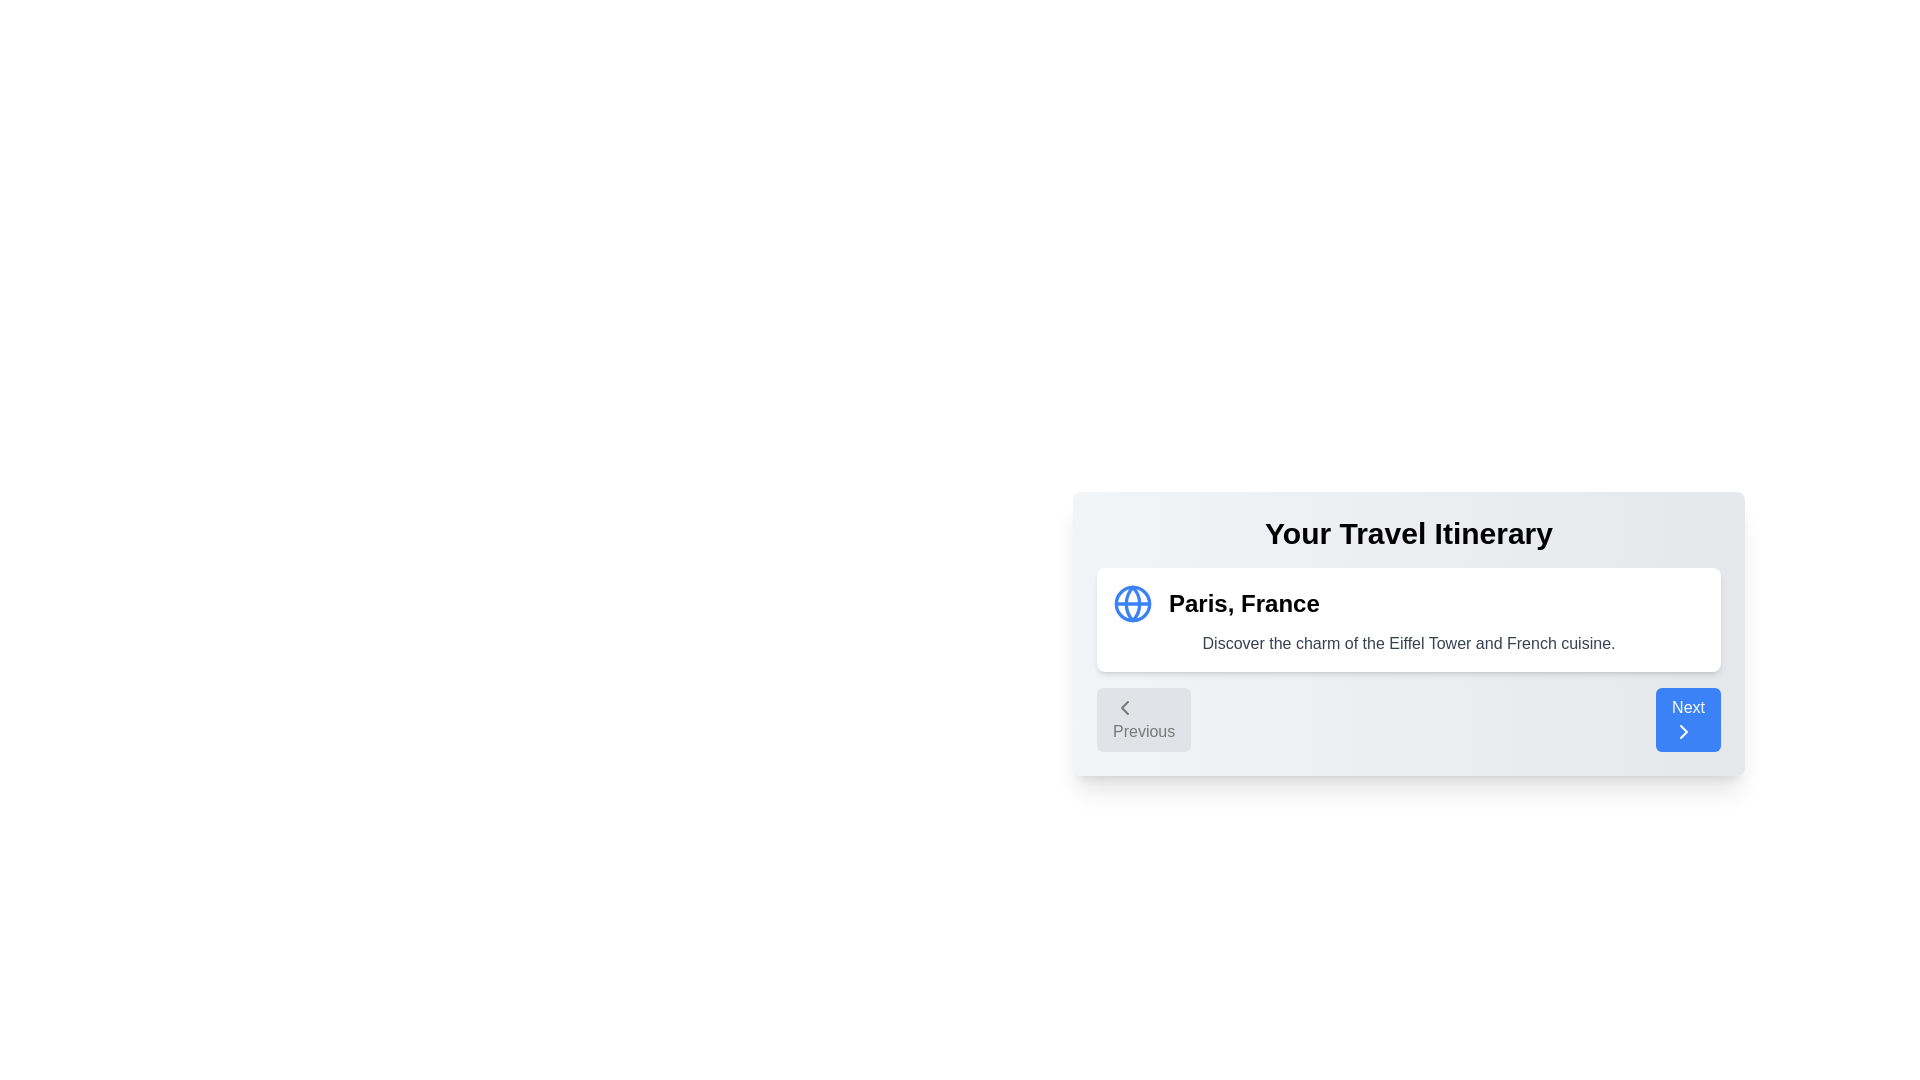 This screenshot has height=1080, width=1920. What do you see at coordinates (1132, 603) in the screenshot?
I see `the globe icon located to the left of the text 'Paris, France', which is part of an SVG representation indicating travel or international content` at bounding box center [1132, 603].